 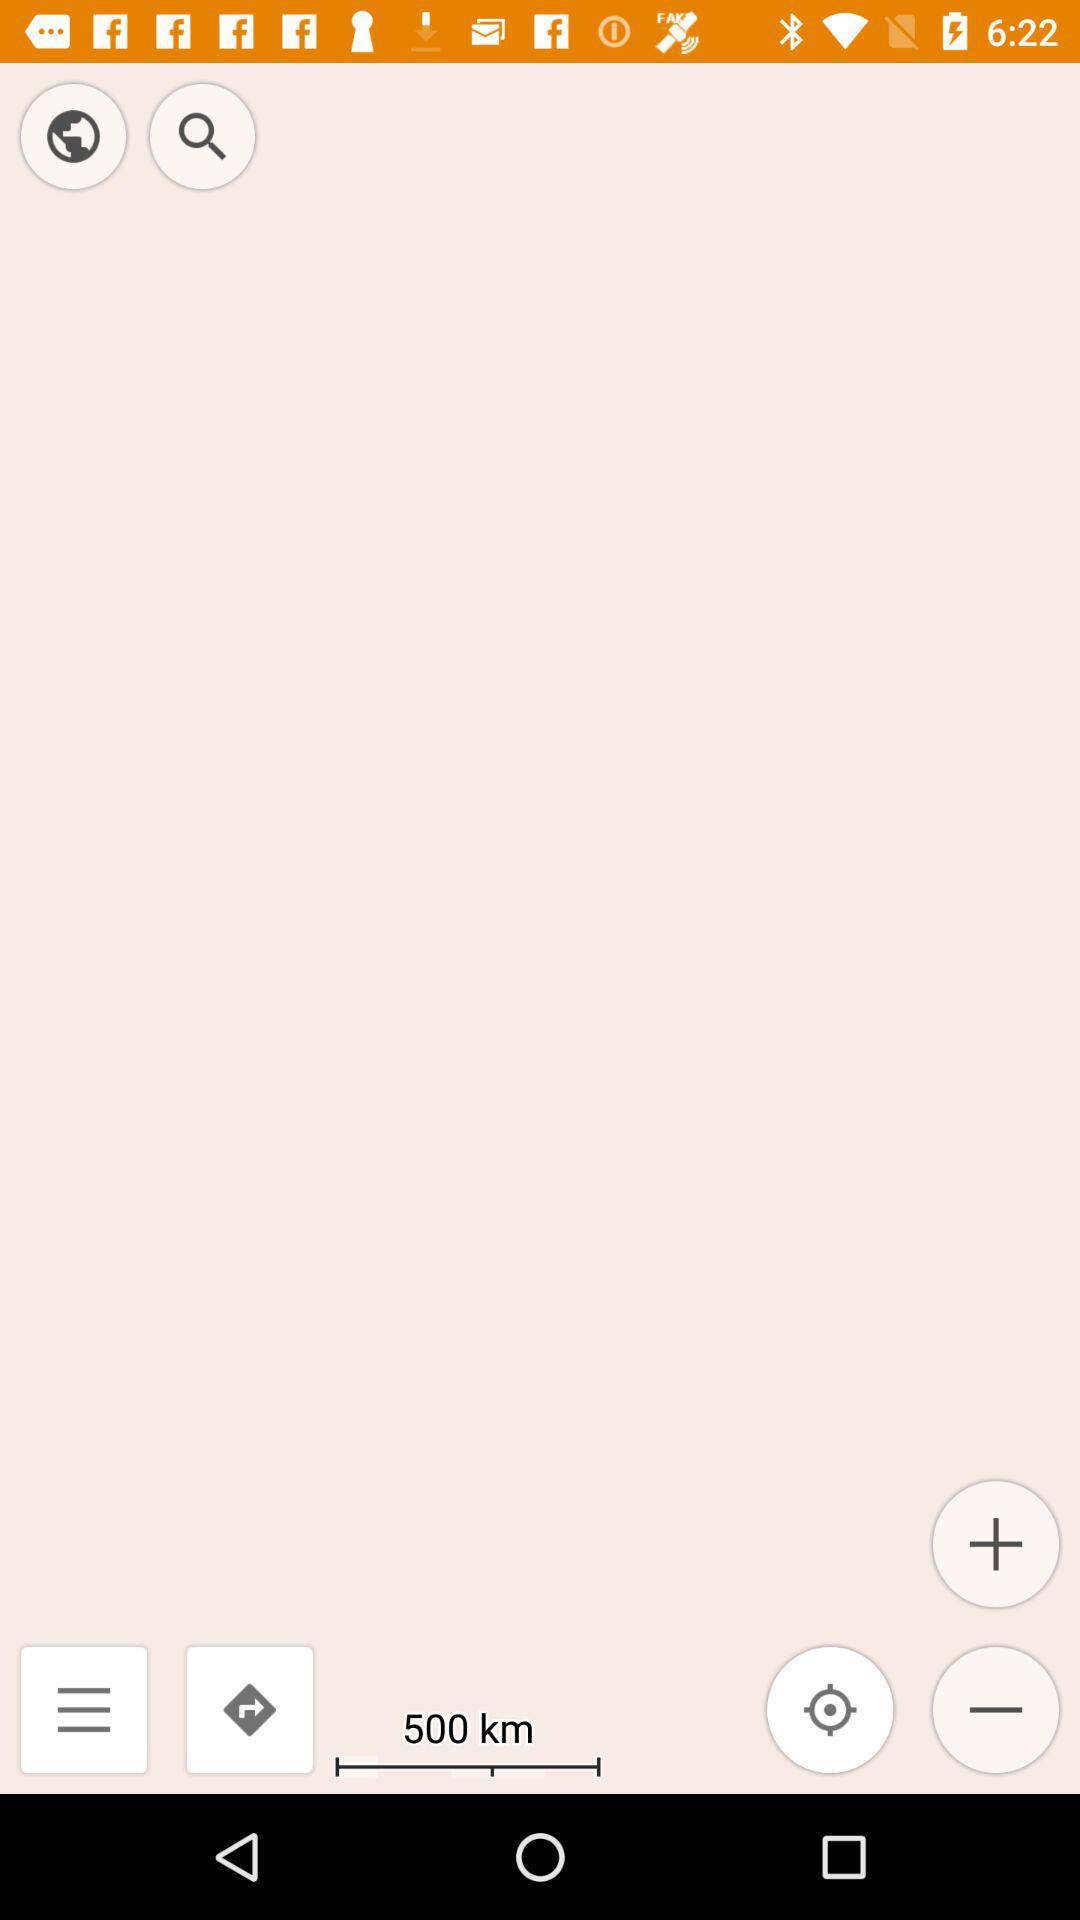 What do you see at coordinates (72, 135) in the screenshot?
I see `the globe icon` at bounding box center [72, 135].